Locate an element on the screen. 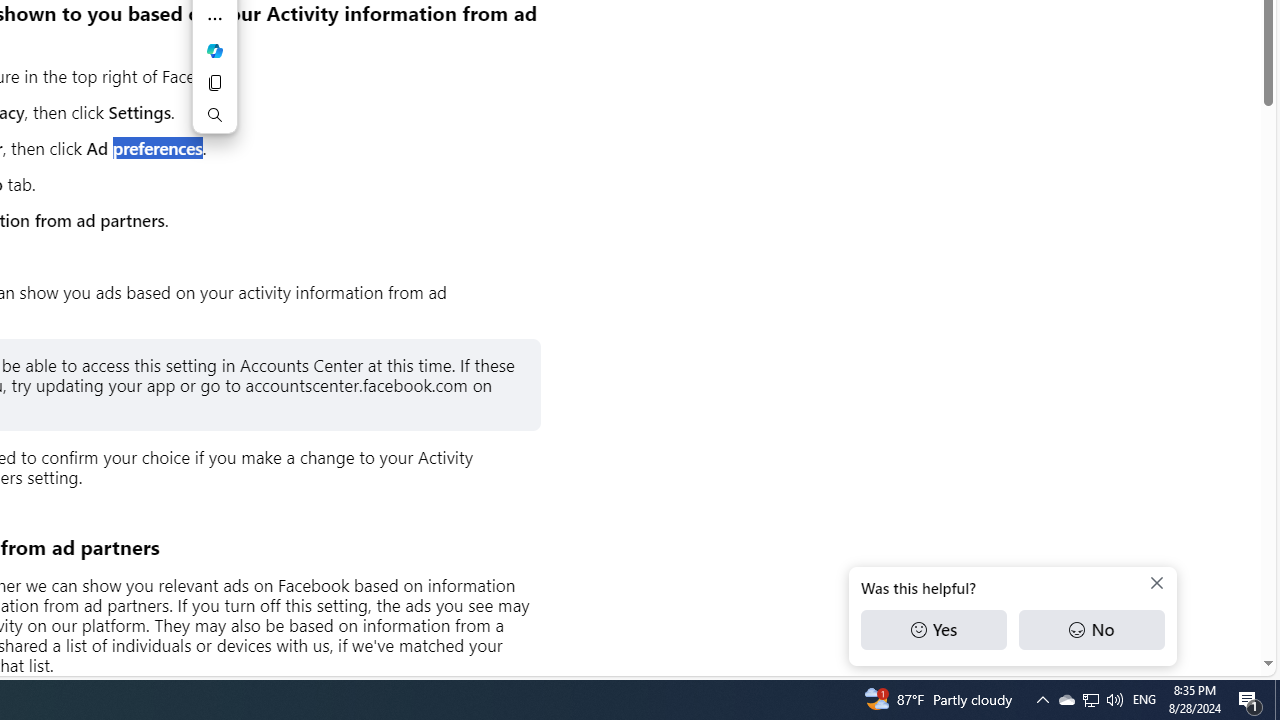 The image size is (1280, 720). 'Dismiss' is located at coordinates (1157, 583).